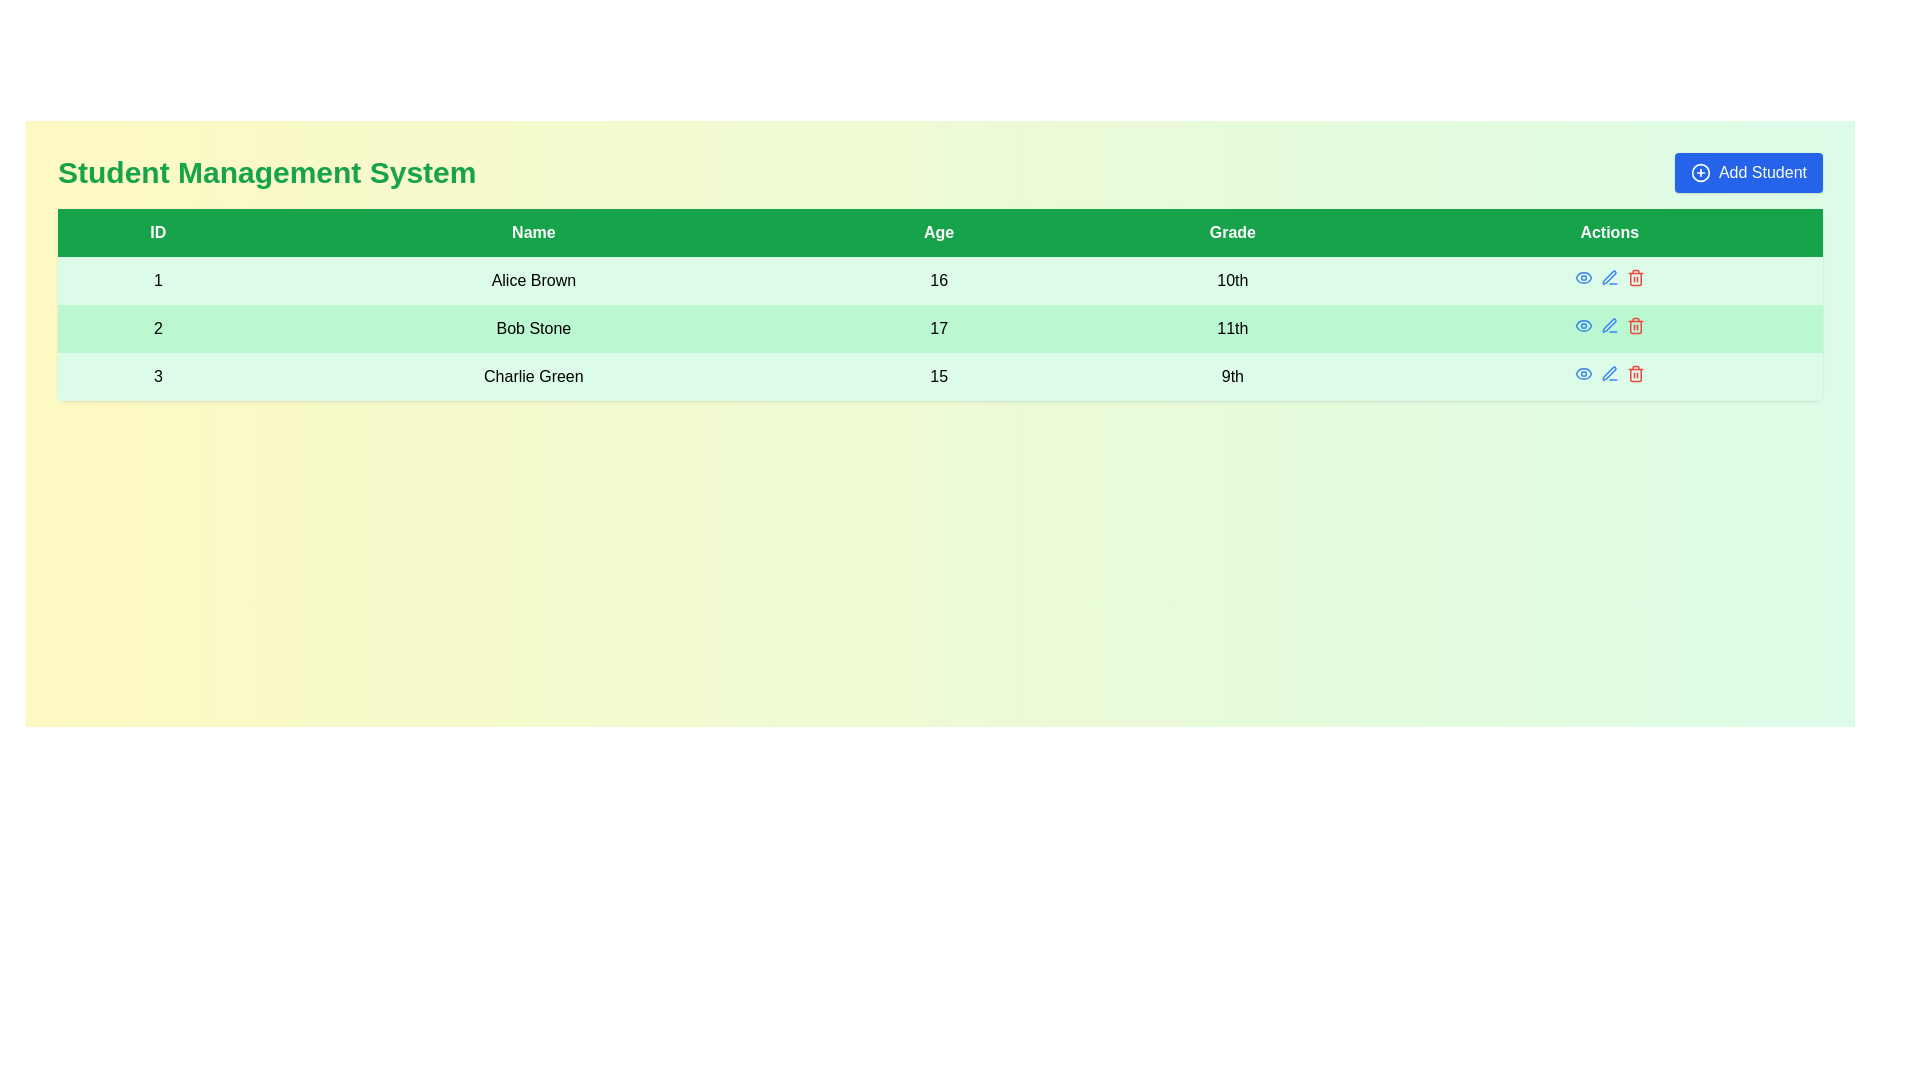  What do you see at coordinates (1635, 277) in the screenshot?
I see `the delete button located in the rightmost cell under the 'Actions' column of the second row, corresponding to 'Bob Stone', to initiate the delete action` at bounding box center [1635, 277].